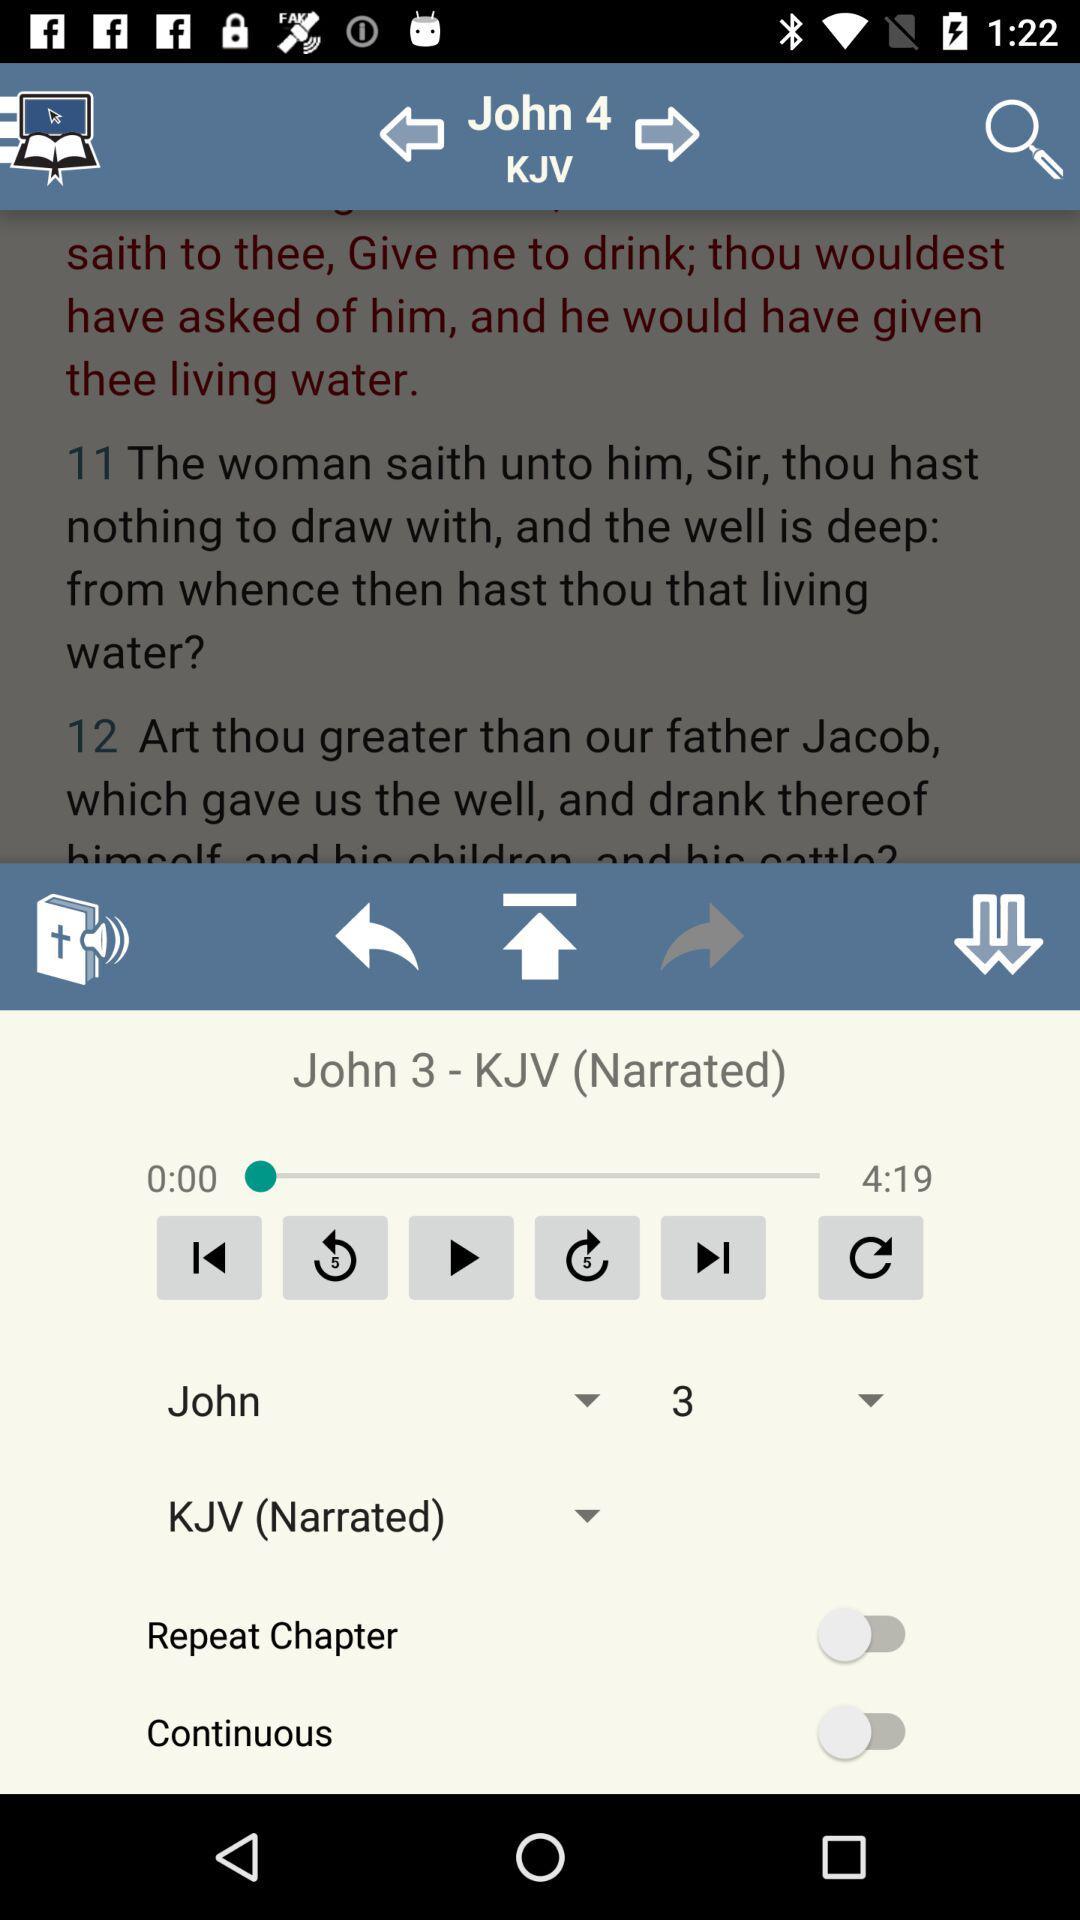 This screenshot has height=1920, width=1080. I want to click on to maximize the page, so click(538, 935).